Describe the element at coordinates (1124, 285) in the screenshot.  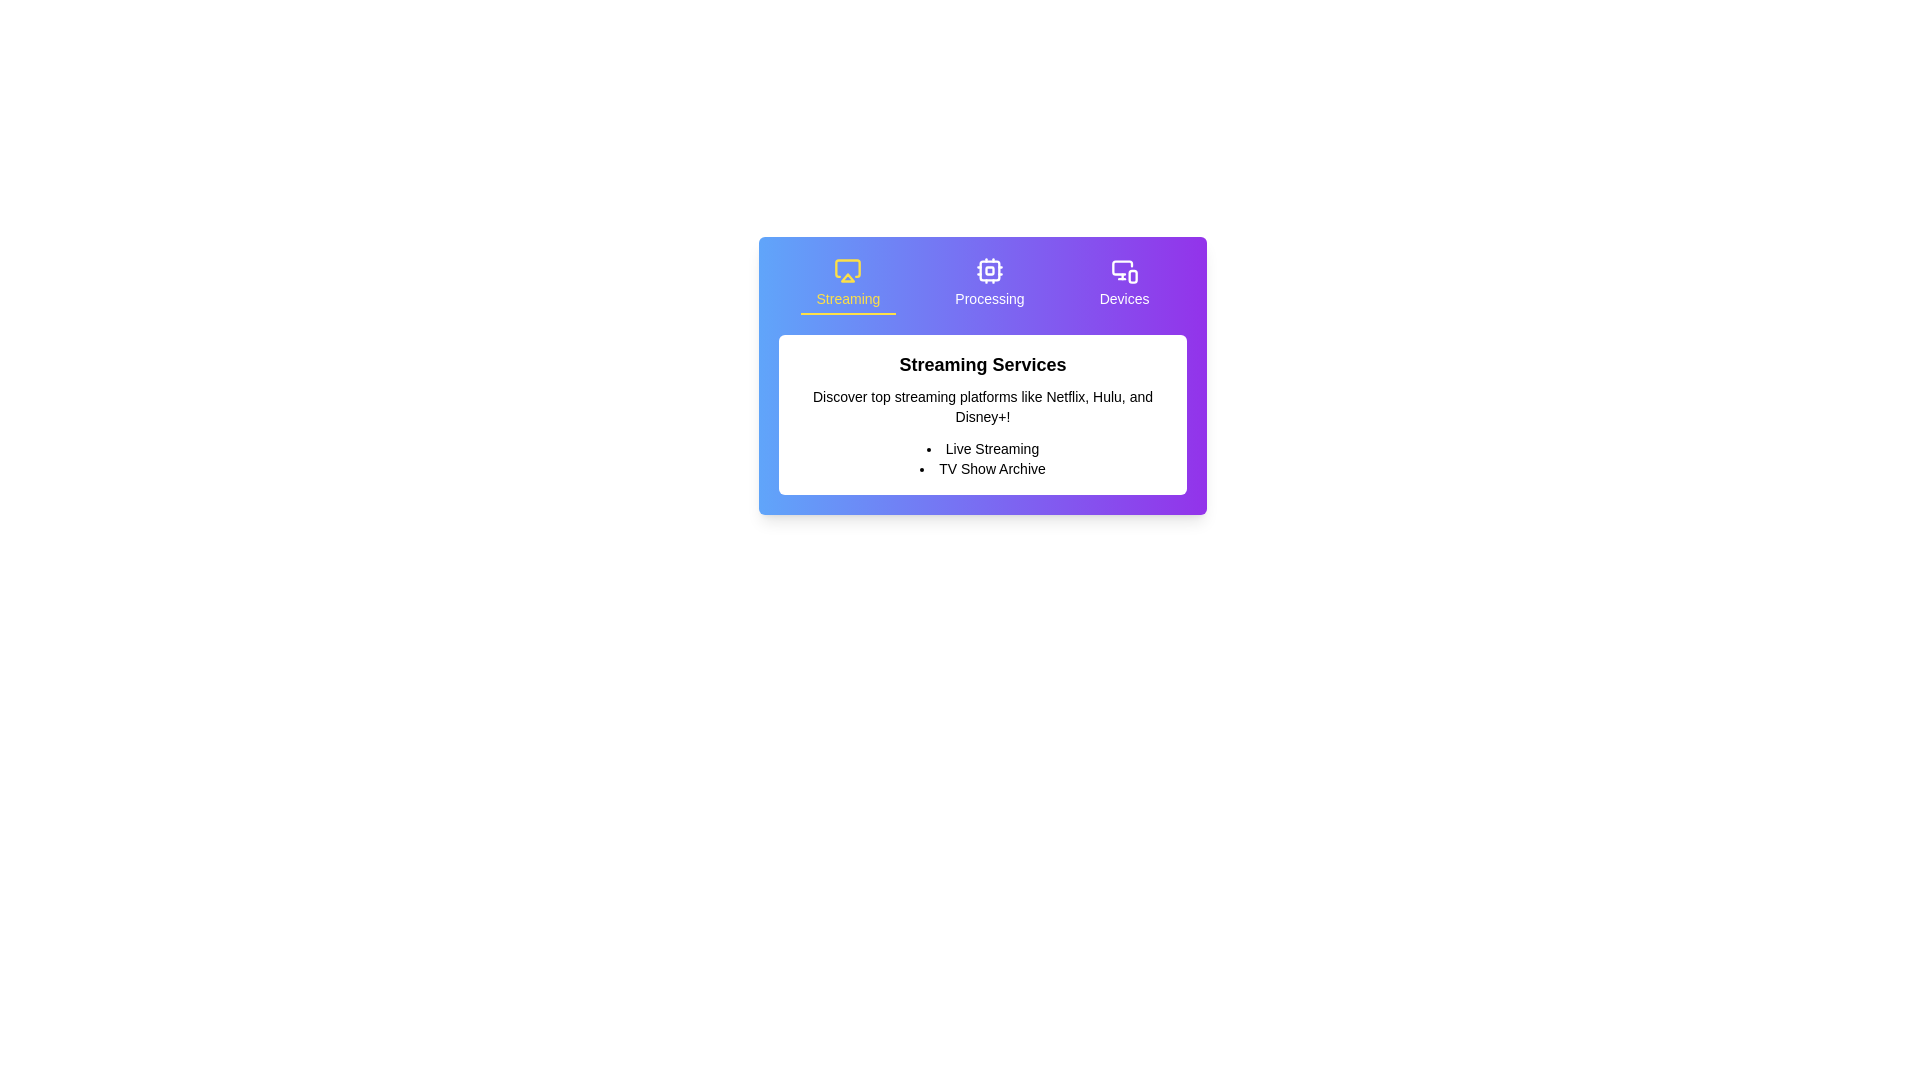
I see `the 'Devices' button, which features a monitor and smartphone icon above the text` at that location.